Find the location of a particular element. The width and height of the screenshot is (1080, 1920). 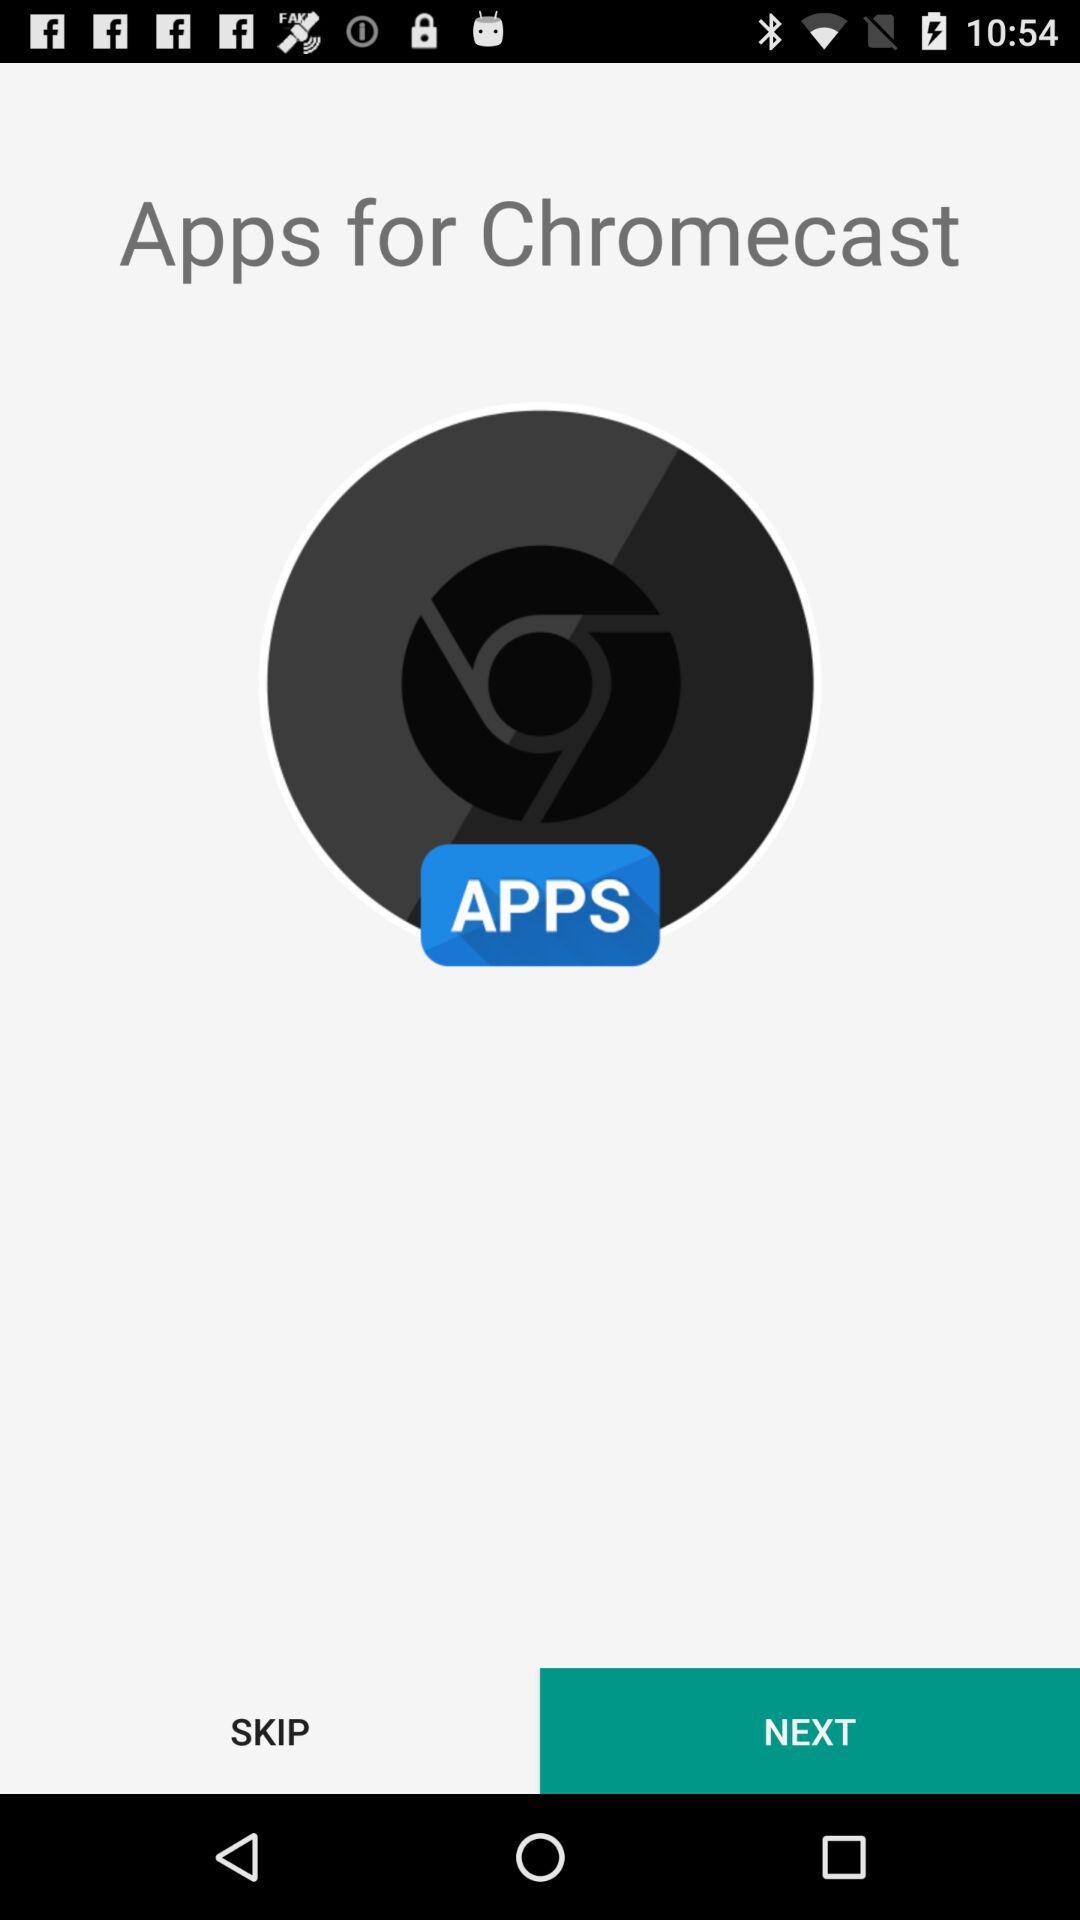

icon at the bottom left corner is located at coordinates (270, 1730).